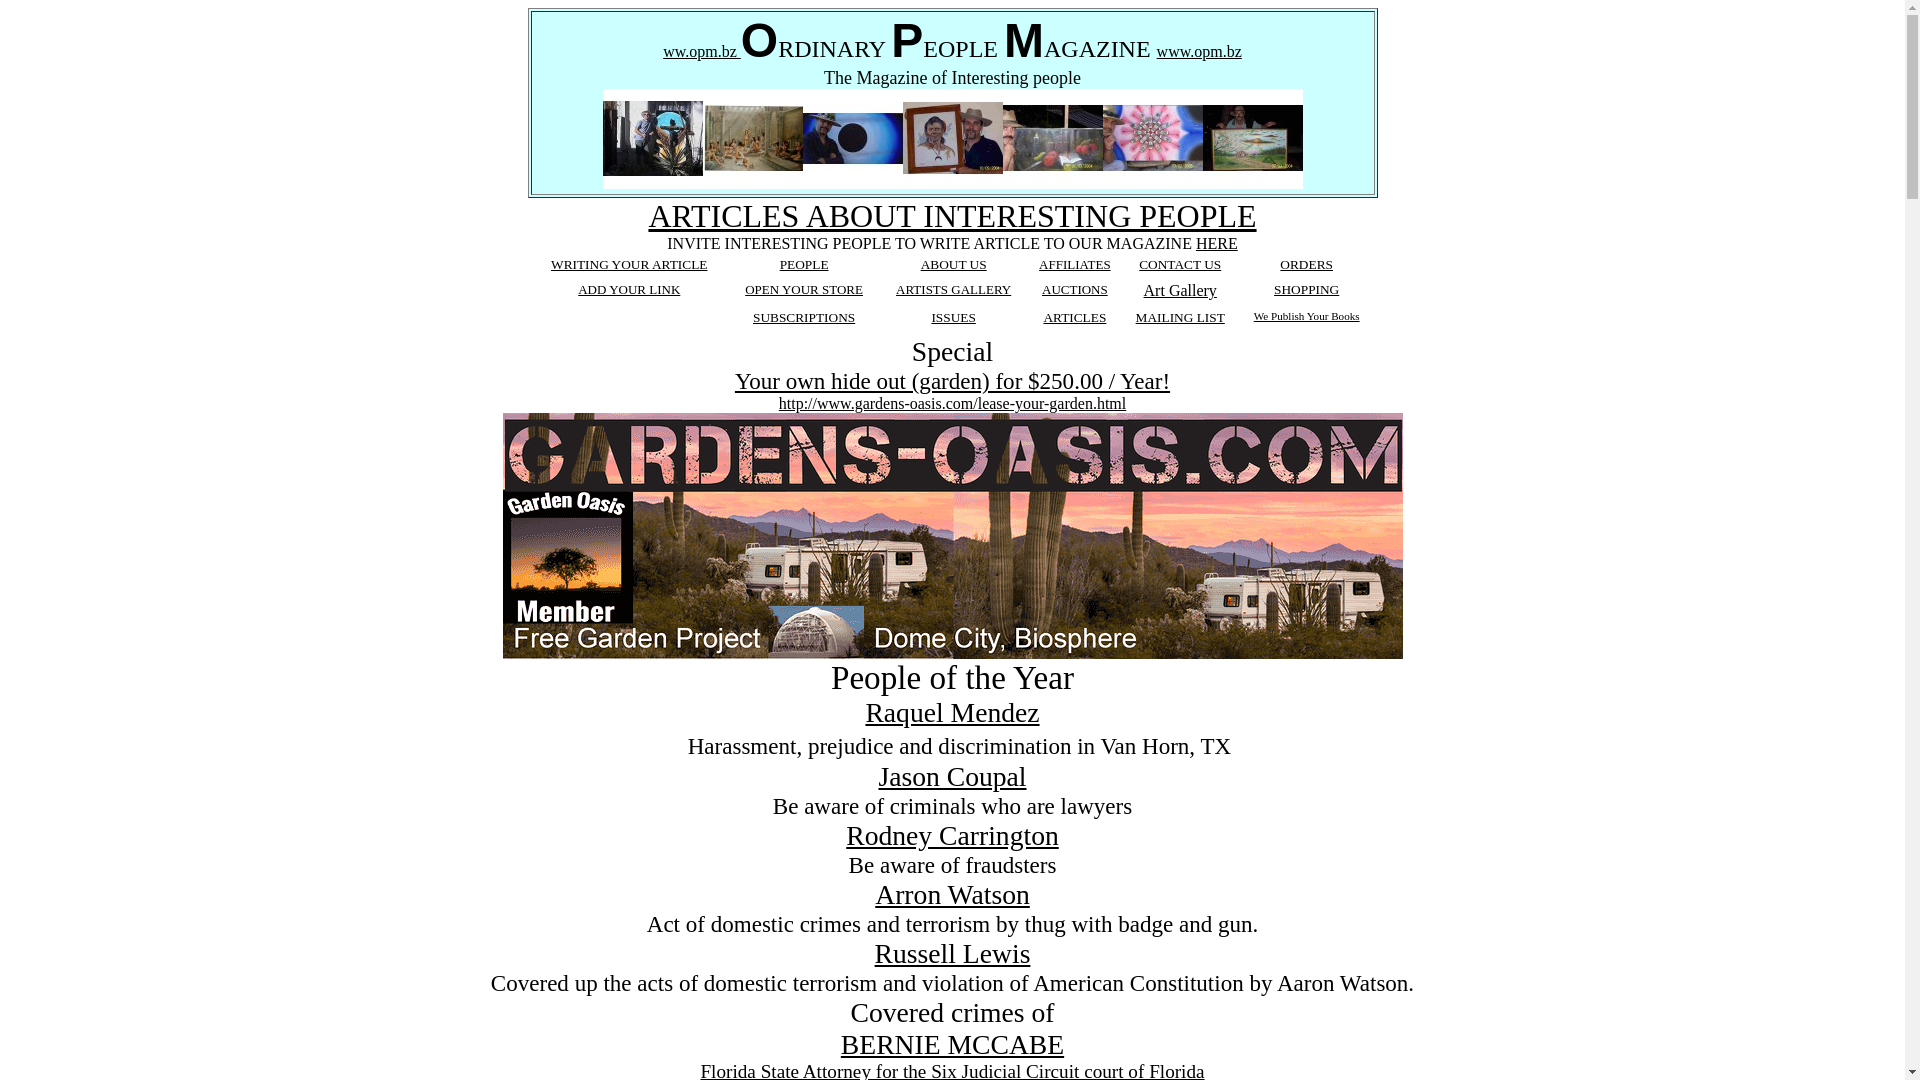  Describe the element at coordinates (950, 775) in the screenshot. I see `'Jason Coupal'` at that location.